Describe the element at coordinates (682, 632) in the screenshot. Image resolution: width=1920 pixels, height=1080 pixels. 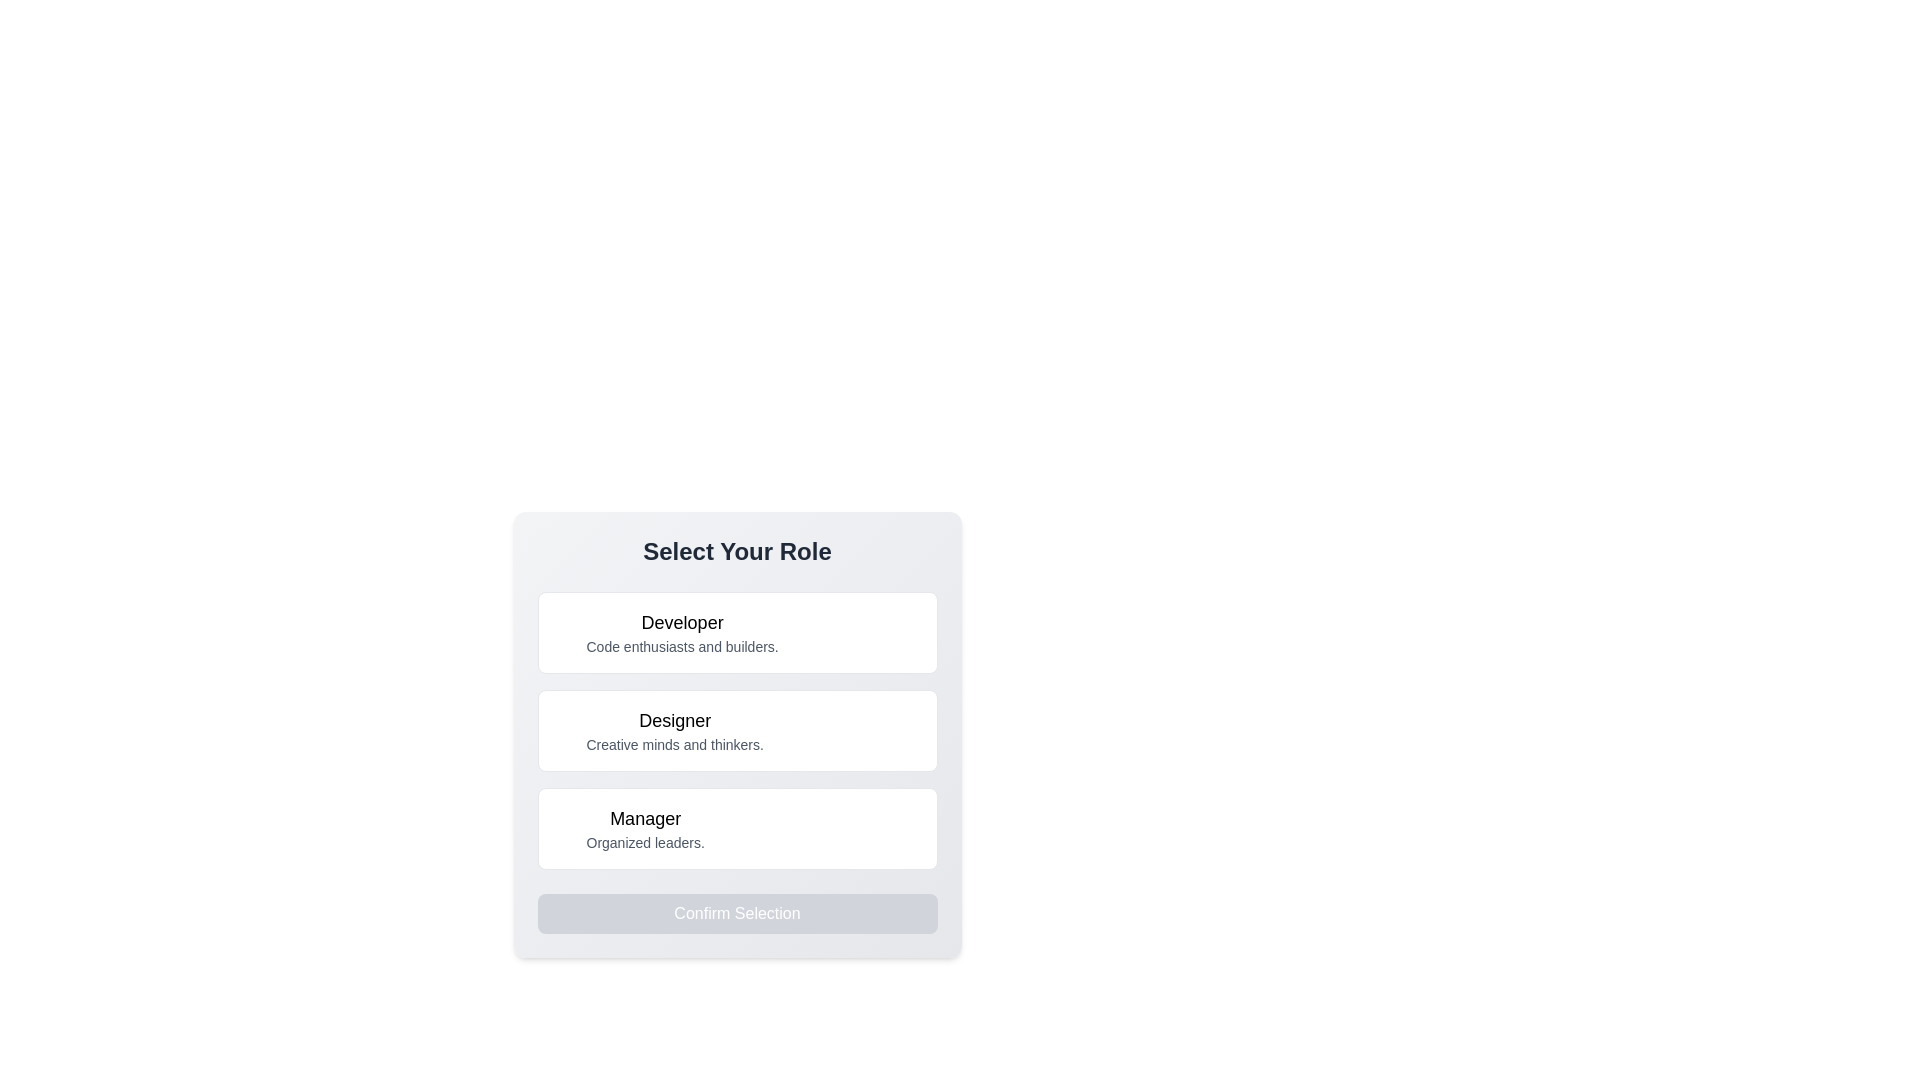
I see `the 'Developer' text block, which is the topmost entry in a list of role descriptions, to make a selection` at that location.